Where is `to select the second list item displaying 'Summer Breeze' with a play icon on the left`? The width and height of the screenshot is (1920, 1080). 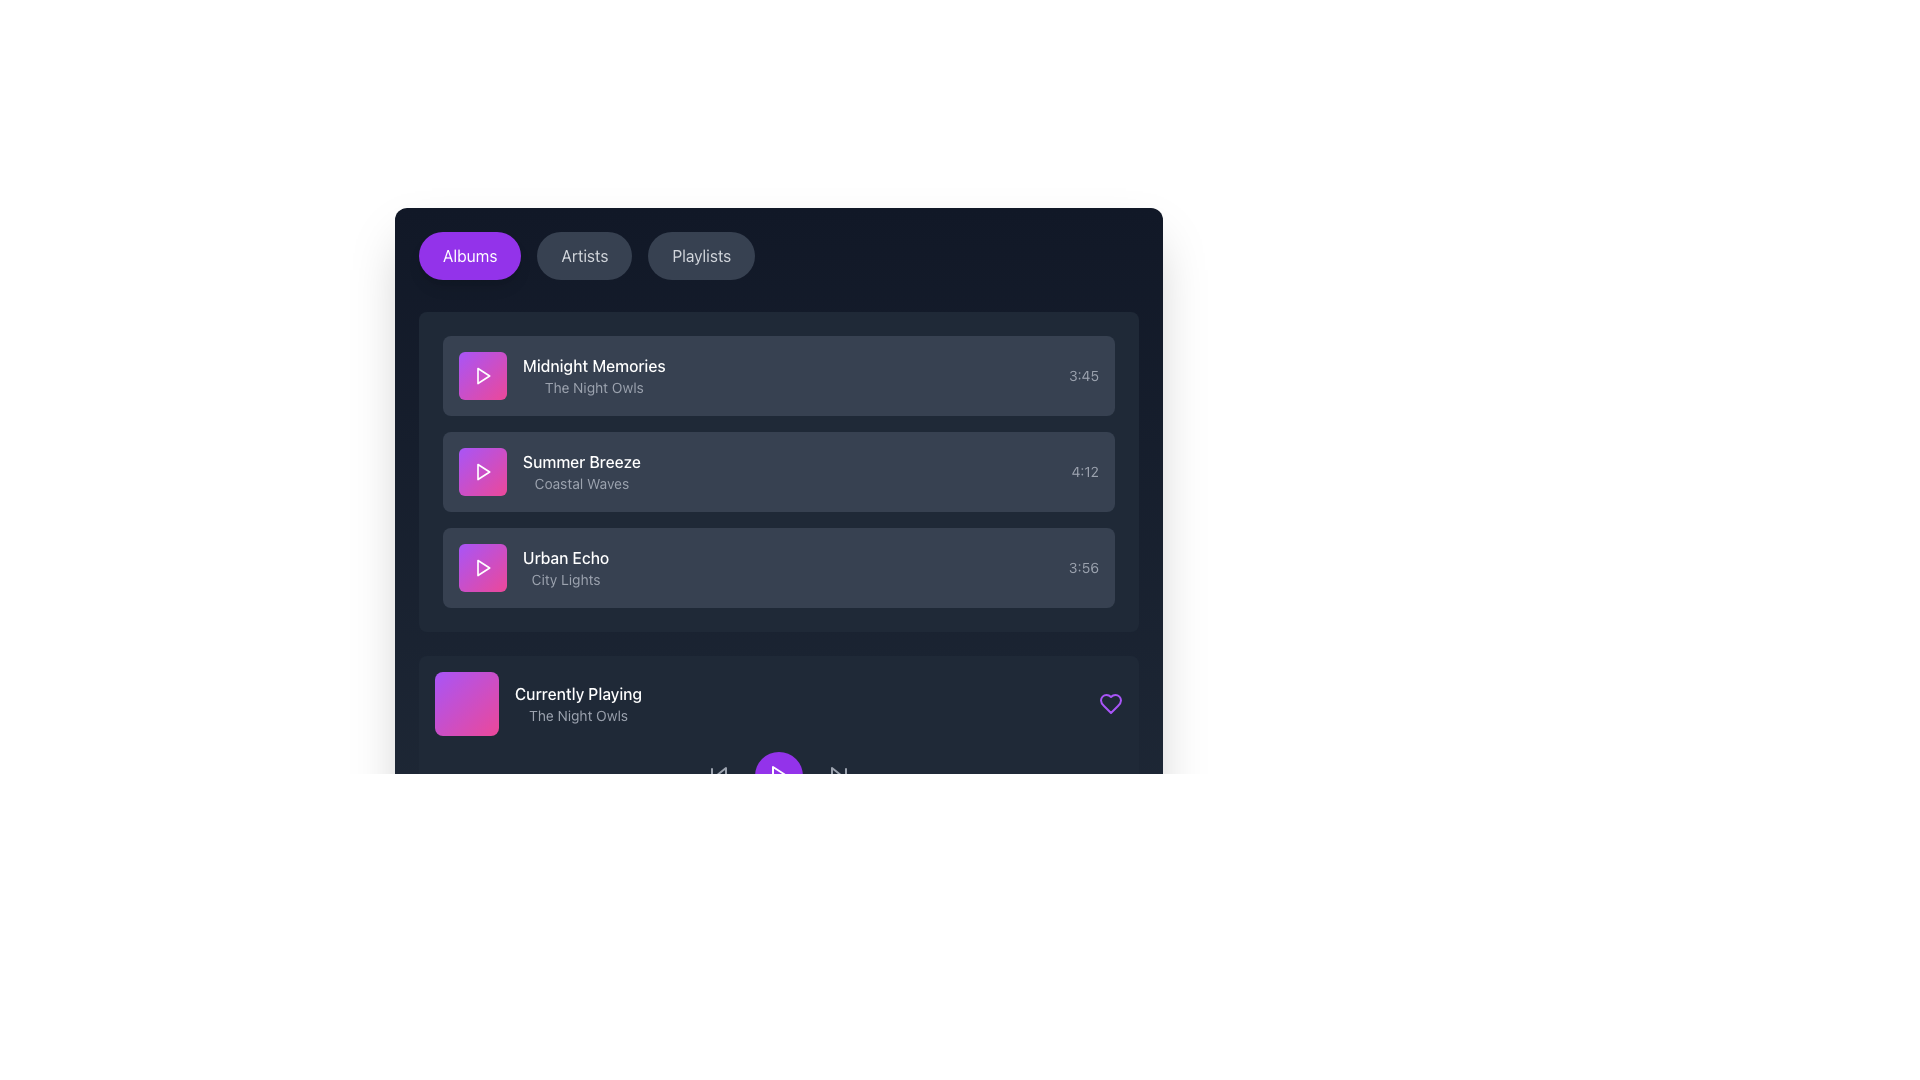 to select the second list item displaying 'Summer Breeze' with a play icon on the left is located at coordinates (549, 471).